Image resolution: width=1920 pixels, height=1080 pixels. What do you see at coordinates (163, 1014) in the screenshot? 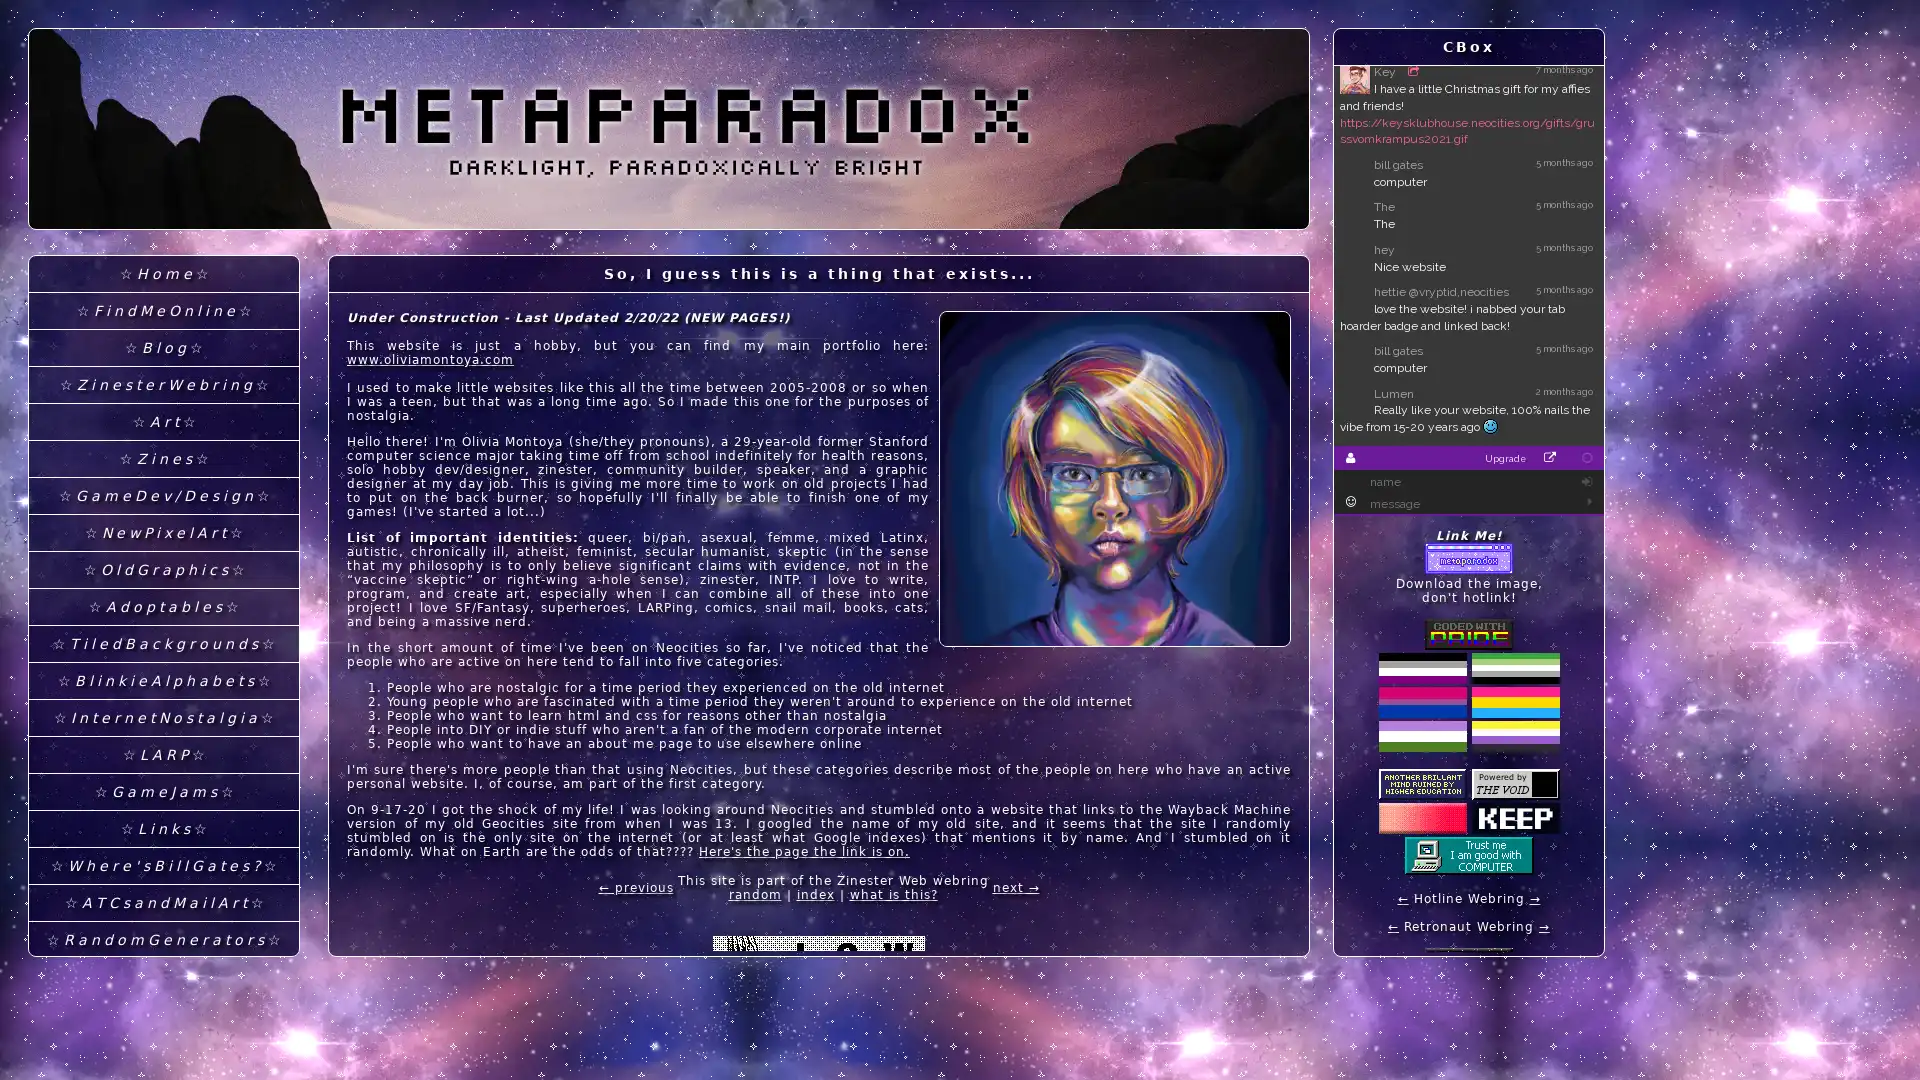
I see `A d o p t e d G r a p h i c s` at bounding box center [163, 1014].